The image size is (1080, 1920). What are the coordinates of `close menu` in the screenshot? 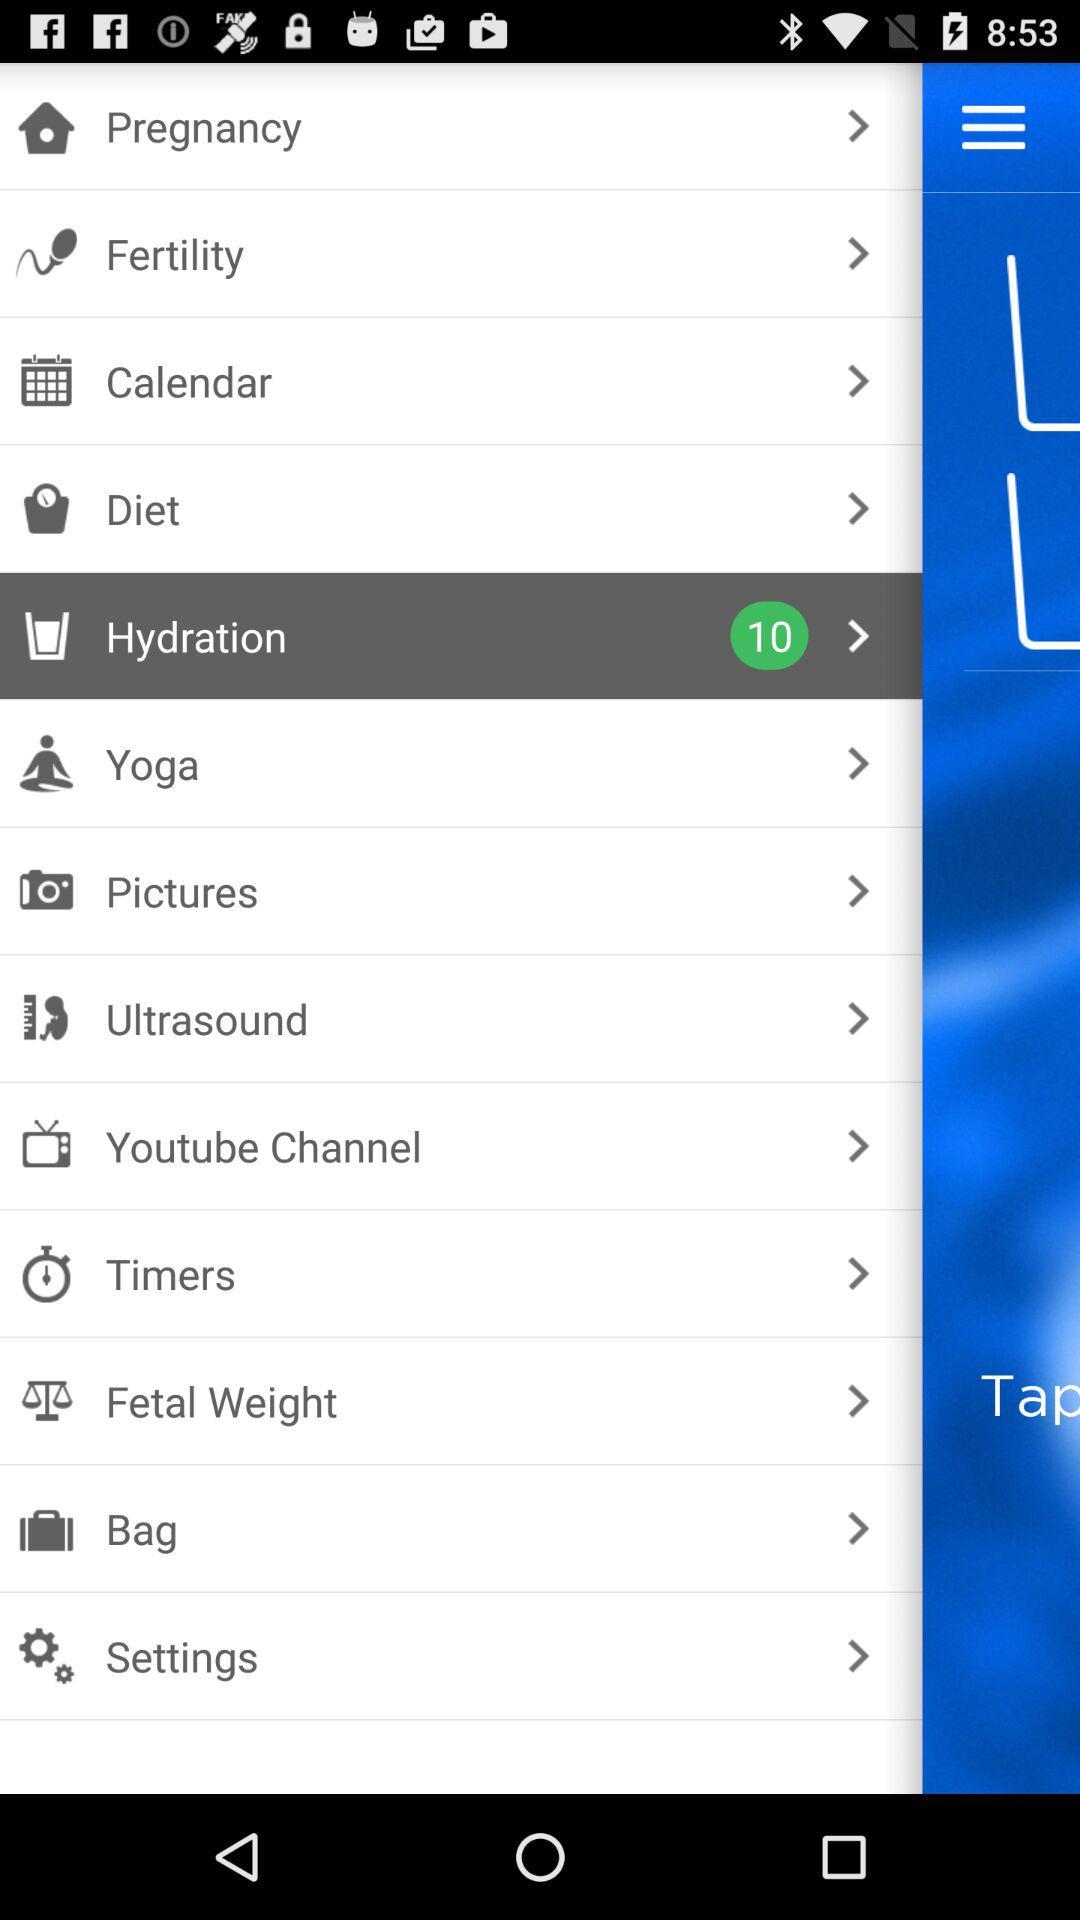 It's located at (993, 126).